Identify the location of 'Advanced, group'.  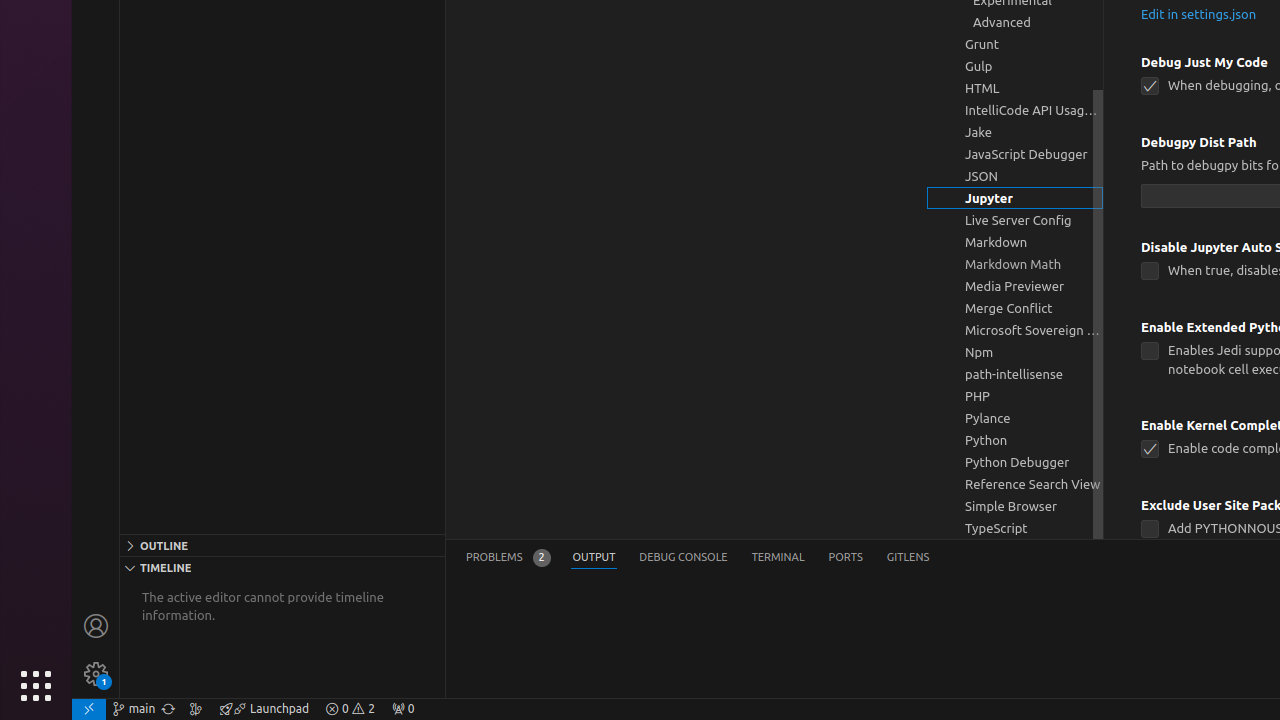
(1015, 22).